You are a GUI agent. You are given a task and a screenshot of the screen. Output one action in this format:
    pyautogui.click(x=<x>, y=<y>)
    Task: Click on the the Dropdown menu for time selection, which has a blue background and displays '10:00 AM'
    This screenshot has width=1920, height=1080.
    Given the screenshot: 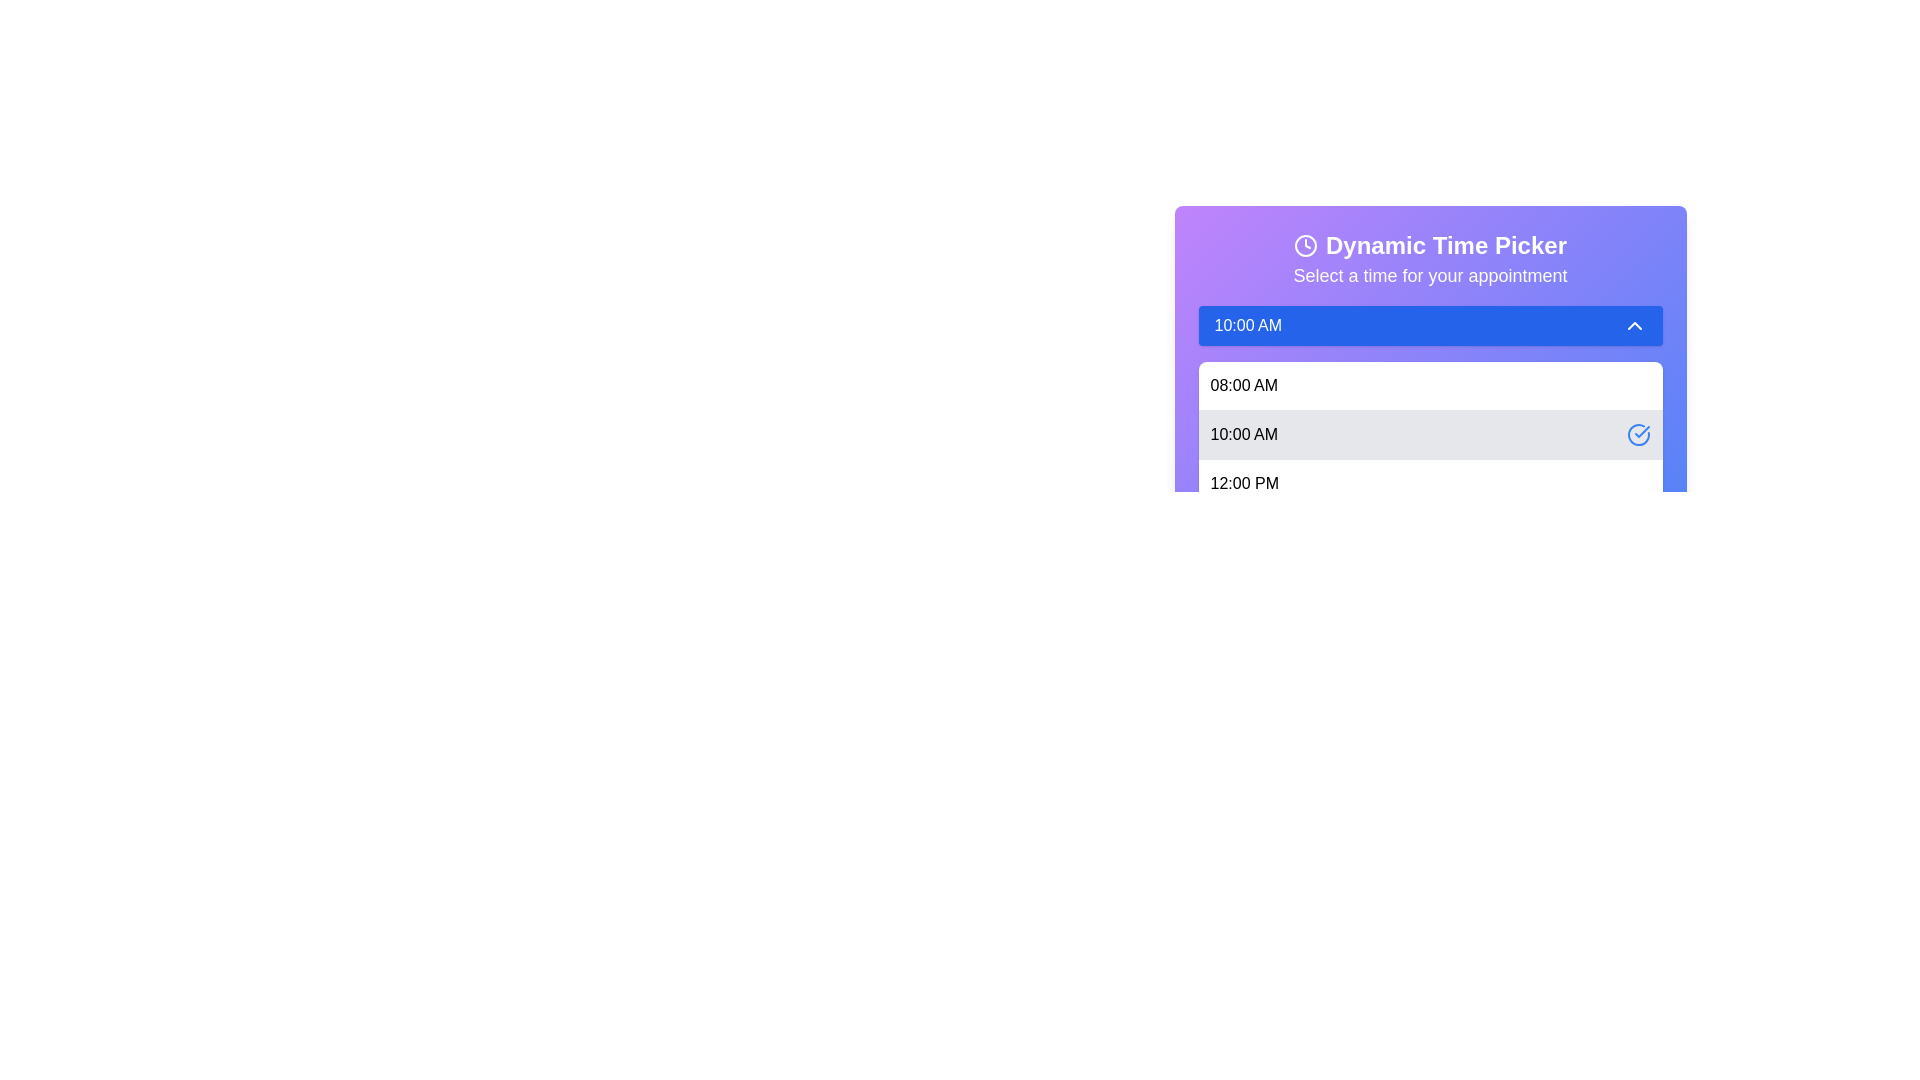 What is the action you would take?
    pyautogui.click(x=1429, y=319)
    